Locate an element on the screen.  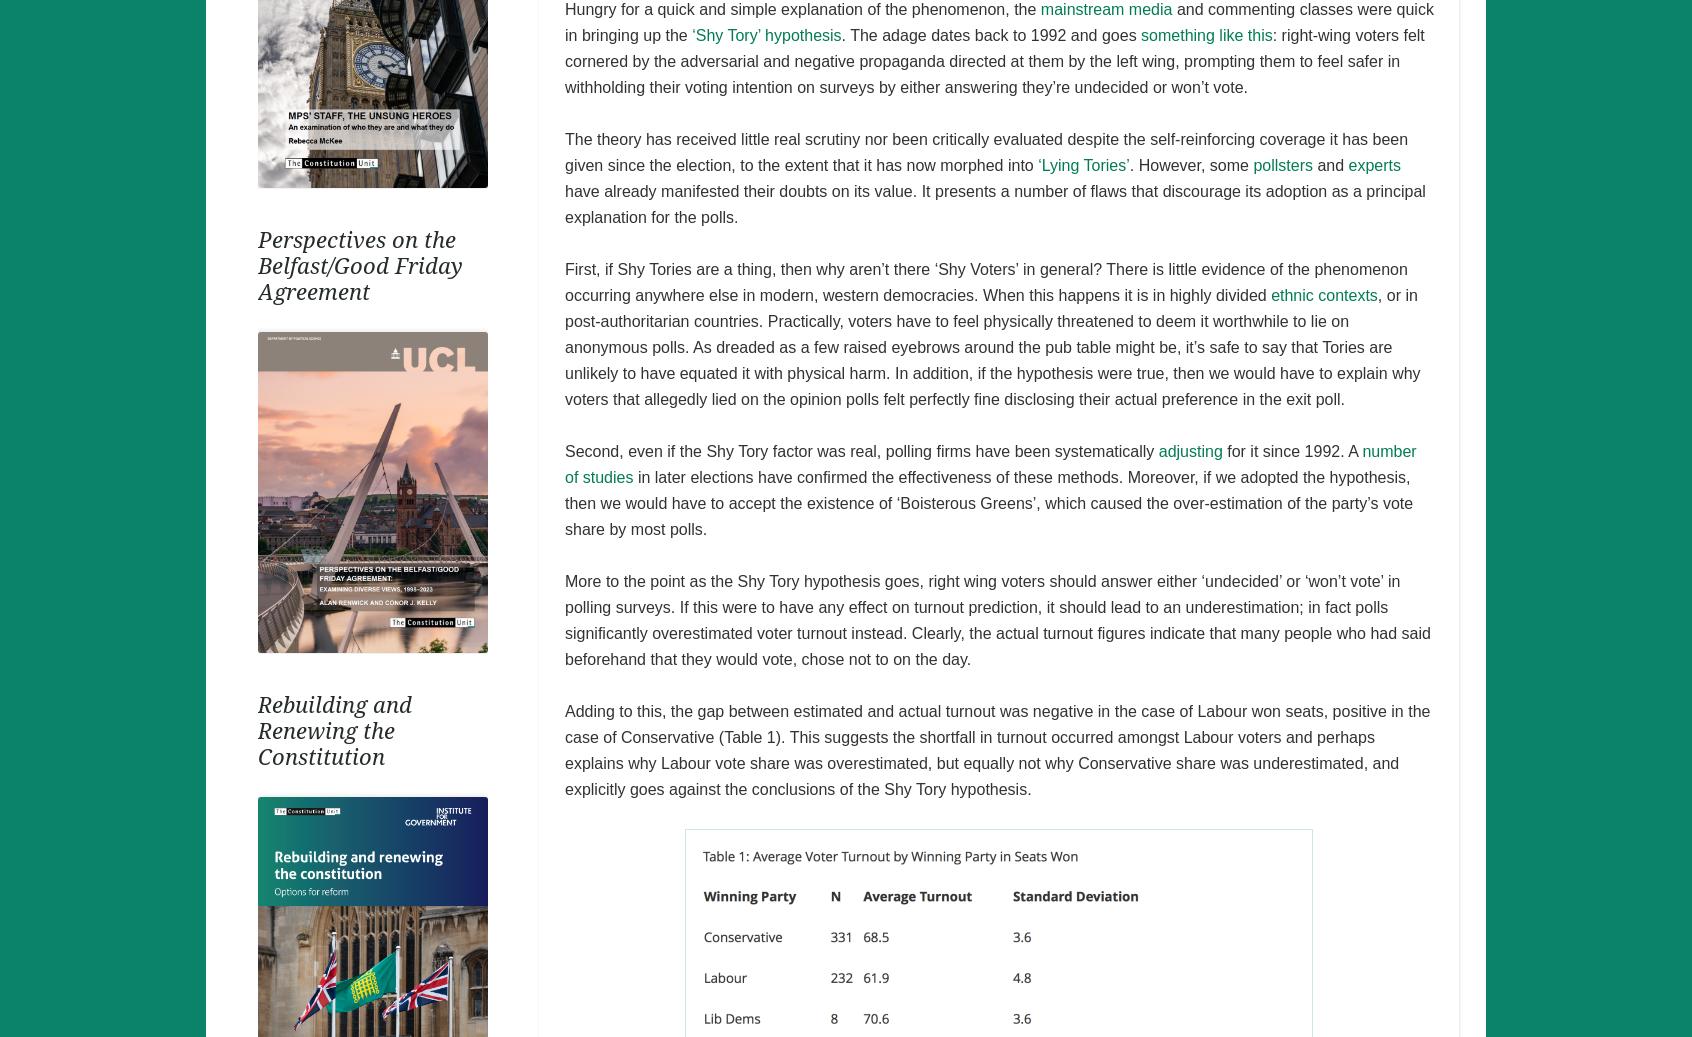
'Perspectives on the Belfast/Good Friday Agreement' is located at coordinates (359, 264).